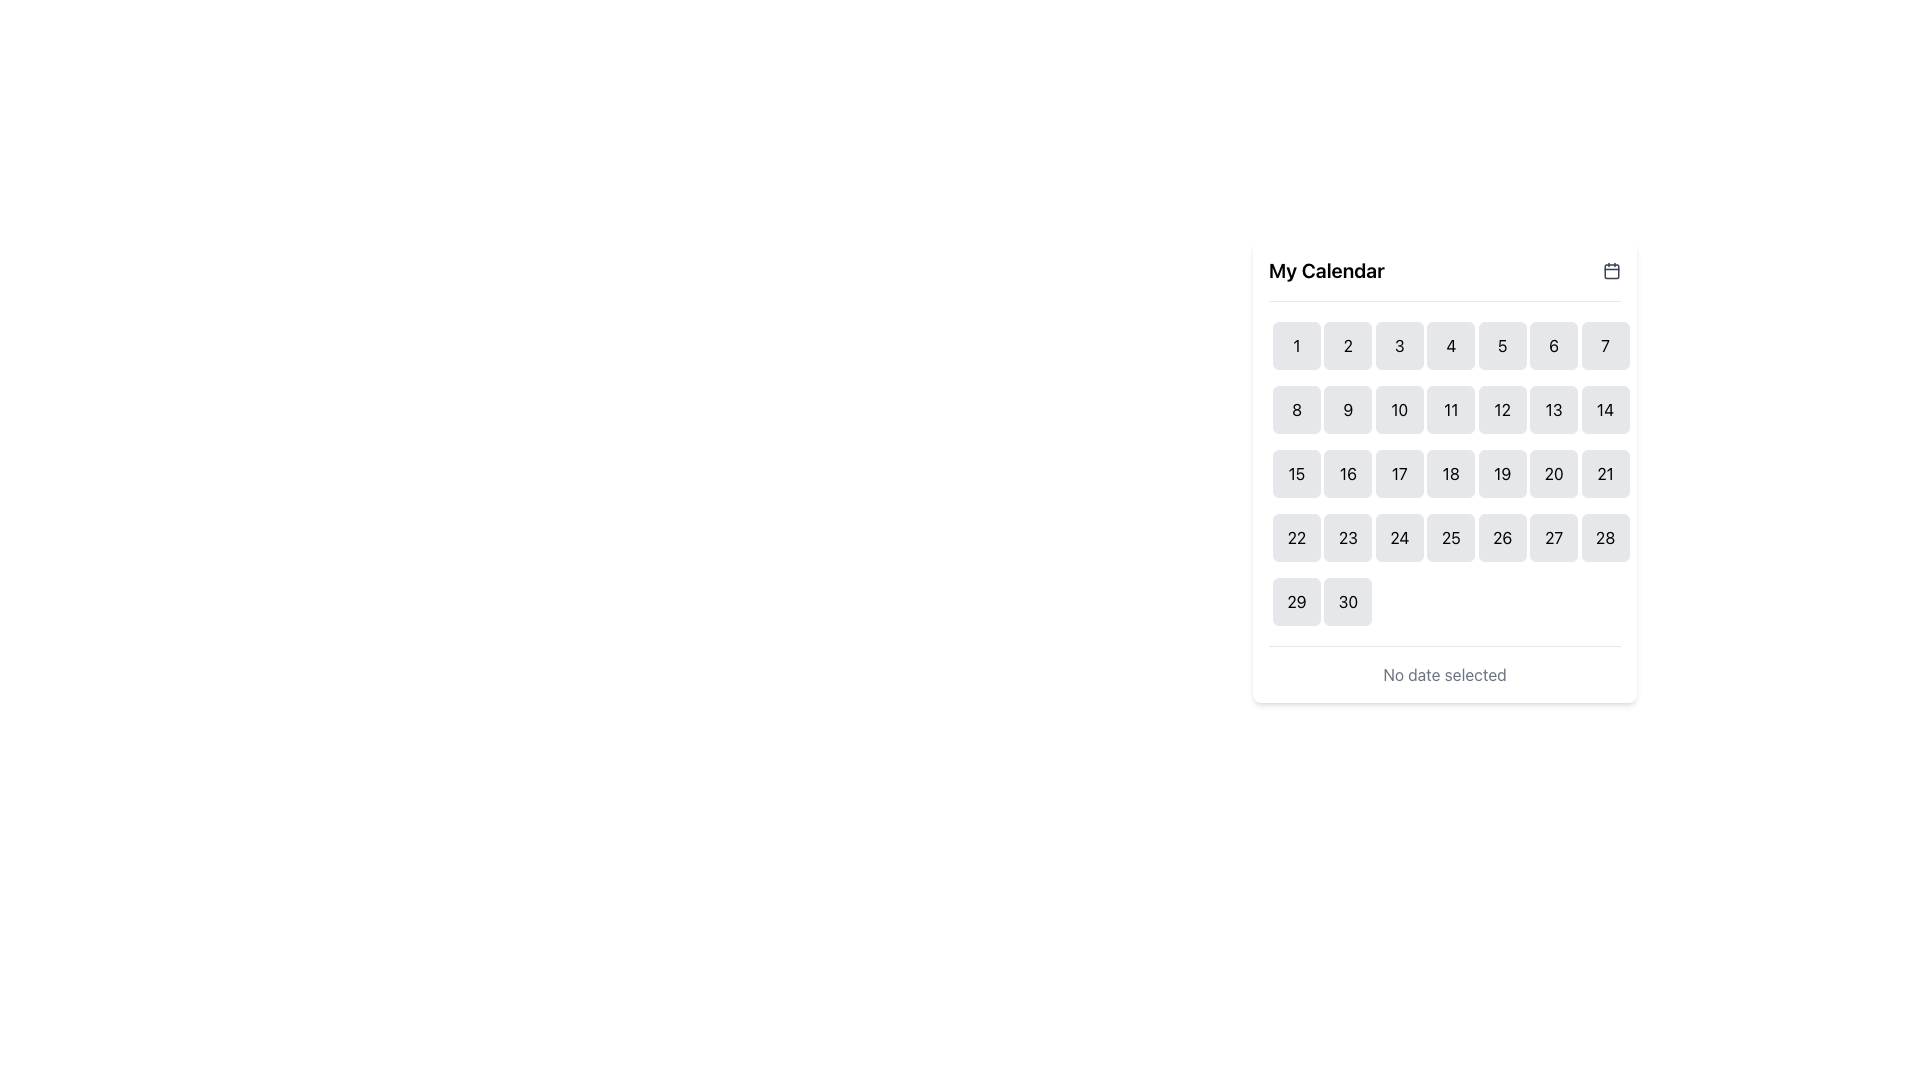 This screenshot has height=1080, width=1920. What do you see at coordinates (1612, 270) in the screenshot?
I see `the small gray calendar icon button next to 'My Calendar'` at bounding box center [1612, 270].